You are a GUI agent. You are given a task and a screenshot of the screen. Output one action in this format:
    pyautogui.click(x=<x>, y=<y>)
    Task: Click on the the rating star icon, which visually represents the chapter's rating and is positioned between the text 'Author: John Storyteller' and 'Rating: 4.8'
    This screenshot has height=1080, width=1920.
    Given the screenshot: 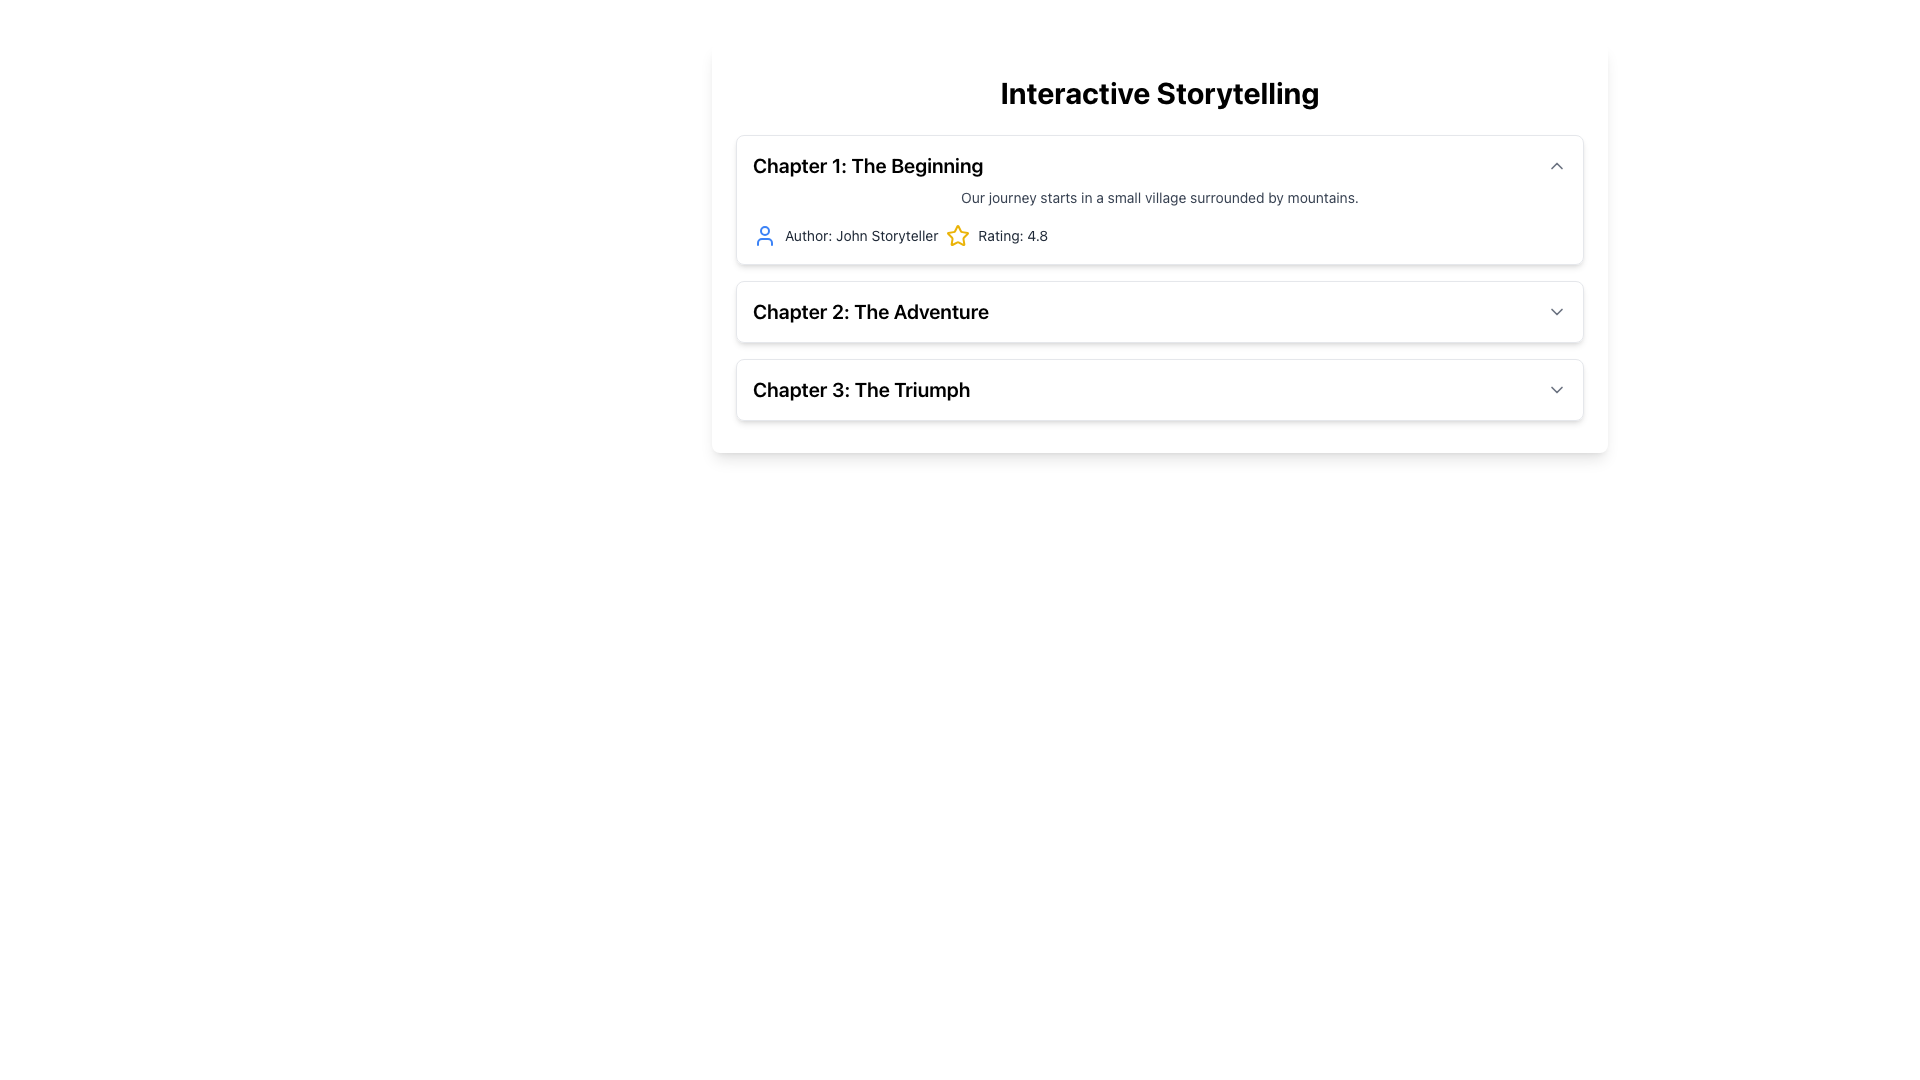 What is the action you would take?
    pyautogui.click(x=957, y=234)
    